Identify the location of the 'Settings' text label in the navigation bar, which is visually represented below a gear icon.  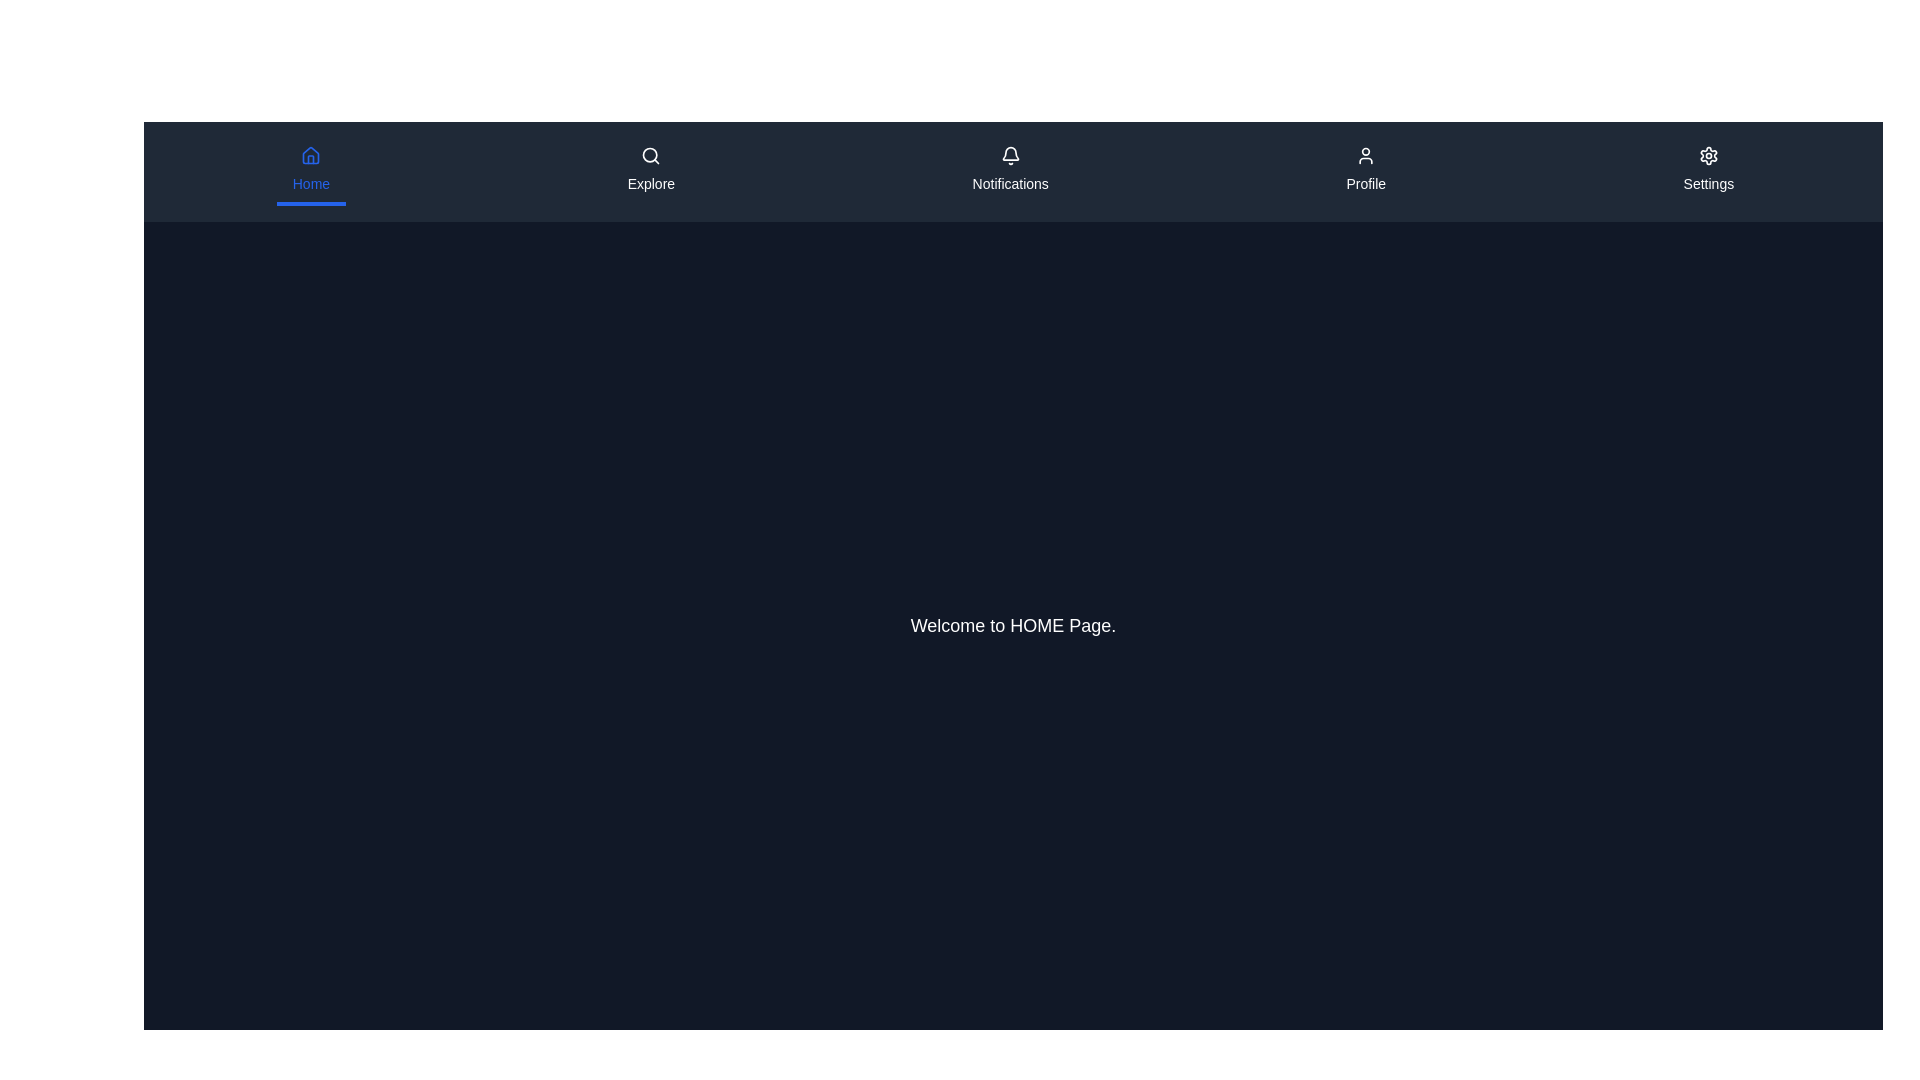
(1707, 184).